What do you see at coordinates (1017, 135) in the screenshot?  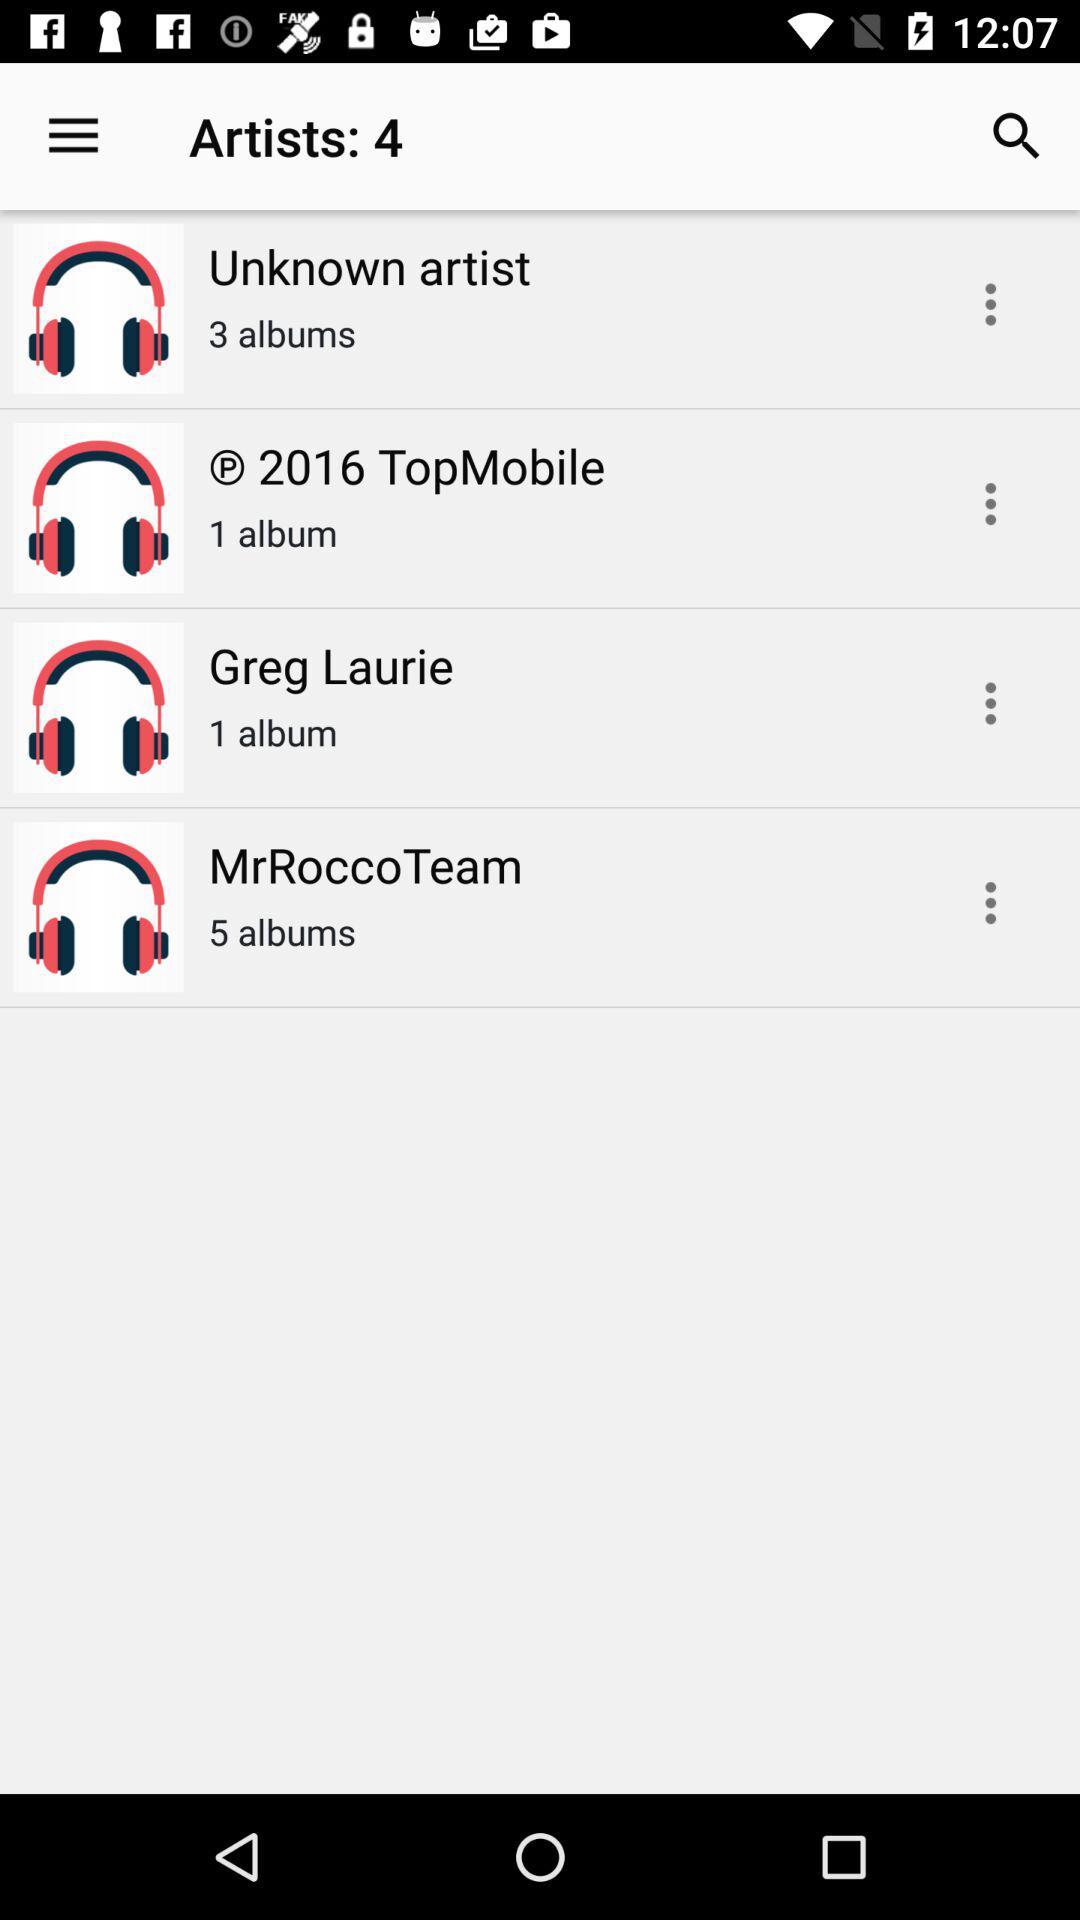 I see `icon next to the artists: 4 icon` at bounding box center [1017, 135].